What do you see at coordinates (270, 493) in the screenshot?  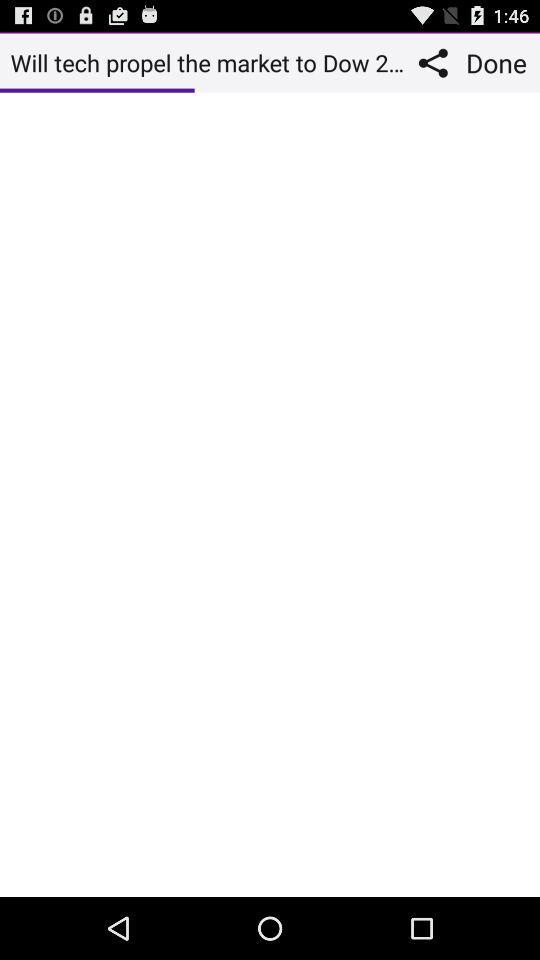 I see `loading page` at bounding box center [270, 493].